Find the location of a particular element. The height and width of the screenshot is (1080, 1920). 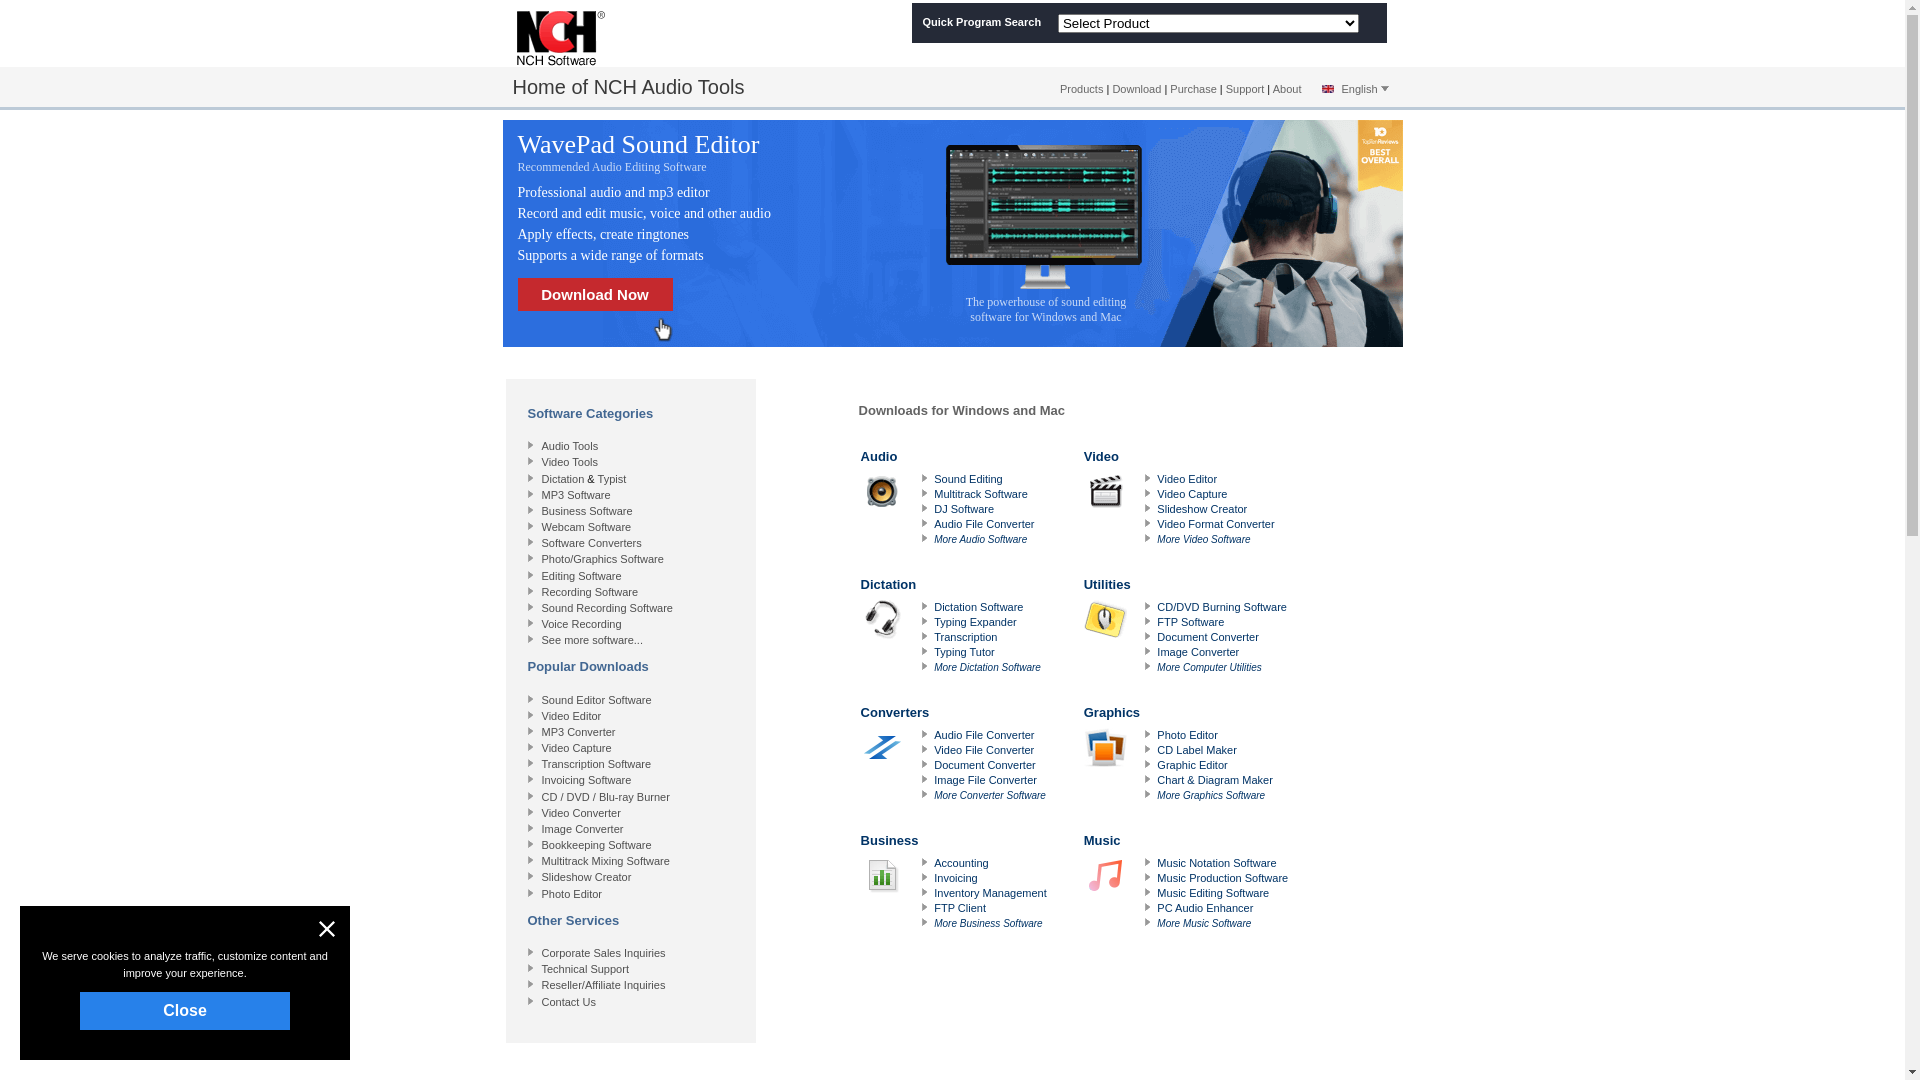

'Business Software' is located at coordinates (542, 509).